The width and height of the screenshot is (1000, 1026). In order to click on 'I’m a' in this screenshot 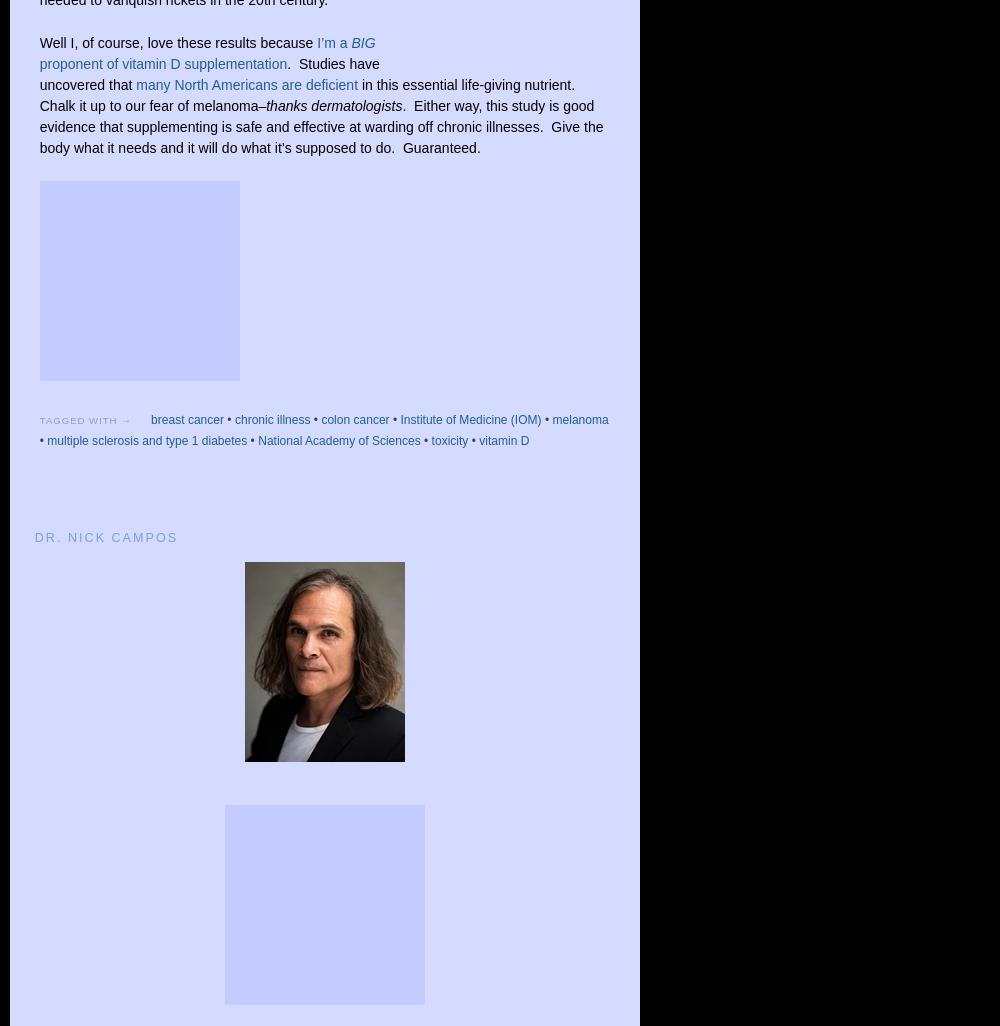, I will do `click(333, 41)`.